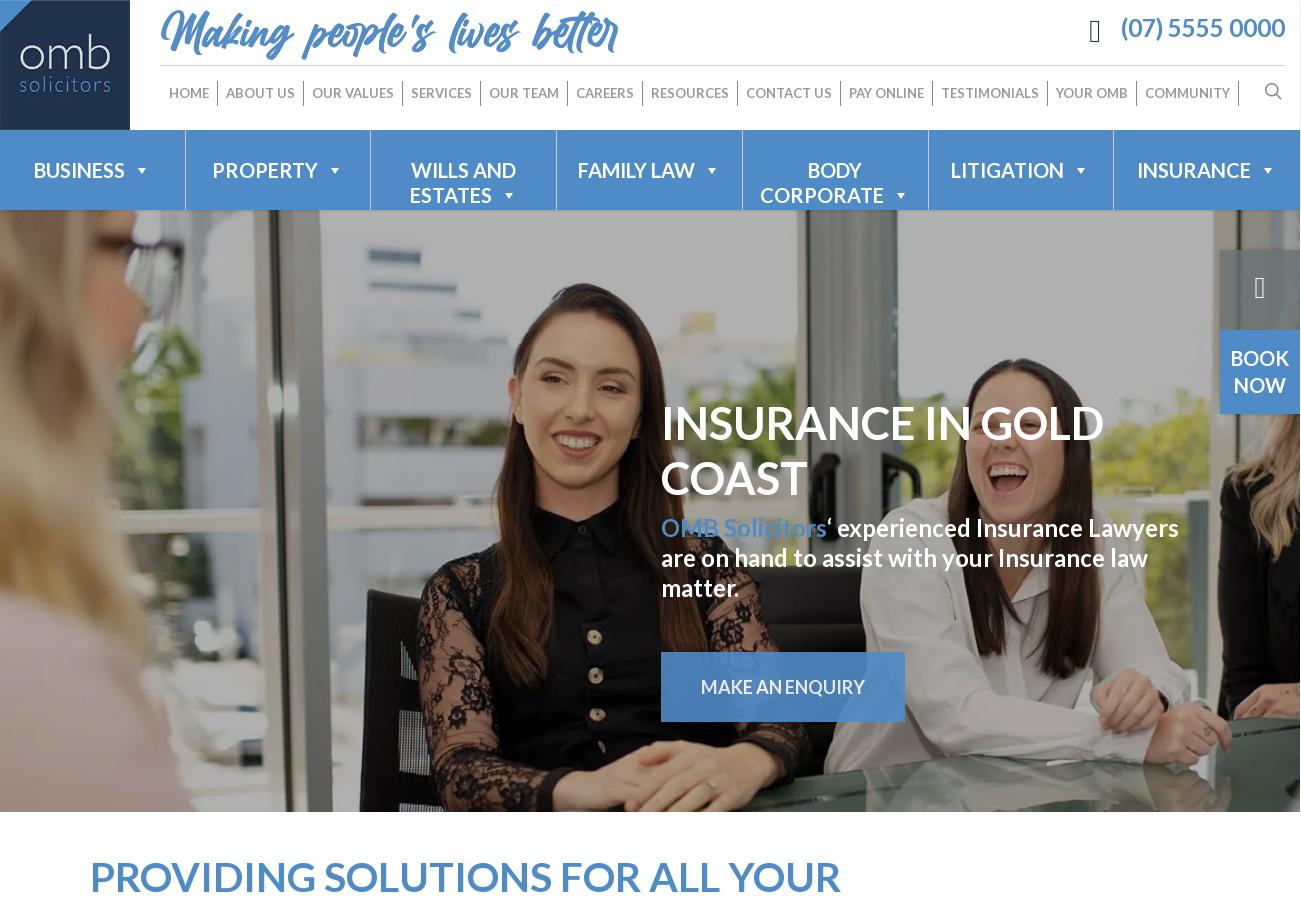  What do you see at coordinates (881, 286) in the screenshot?
I see `'Business Acquisitions & Sales'` at bounding box center [881, 286].